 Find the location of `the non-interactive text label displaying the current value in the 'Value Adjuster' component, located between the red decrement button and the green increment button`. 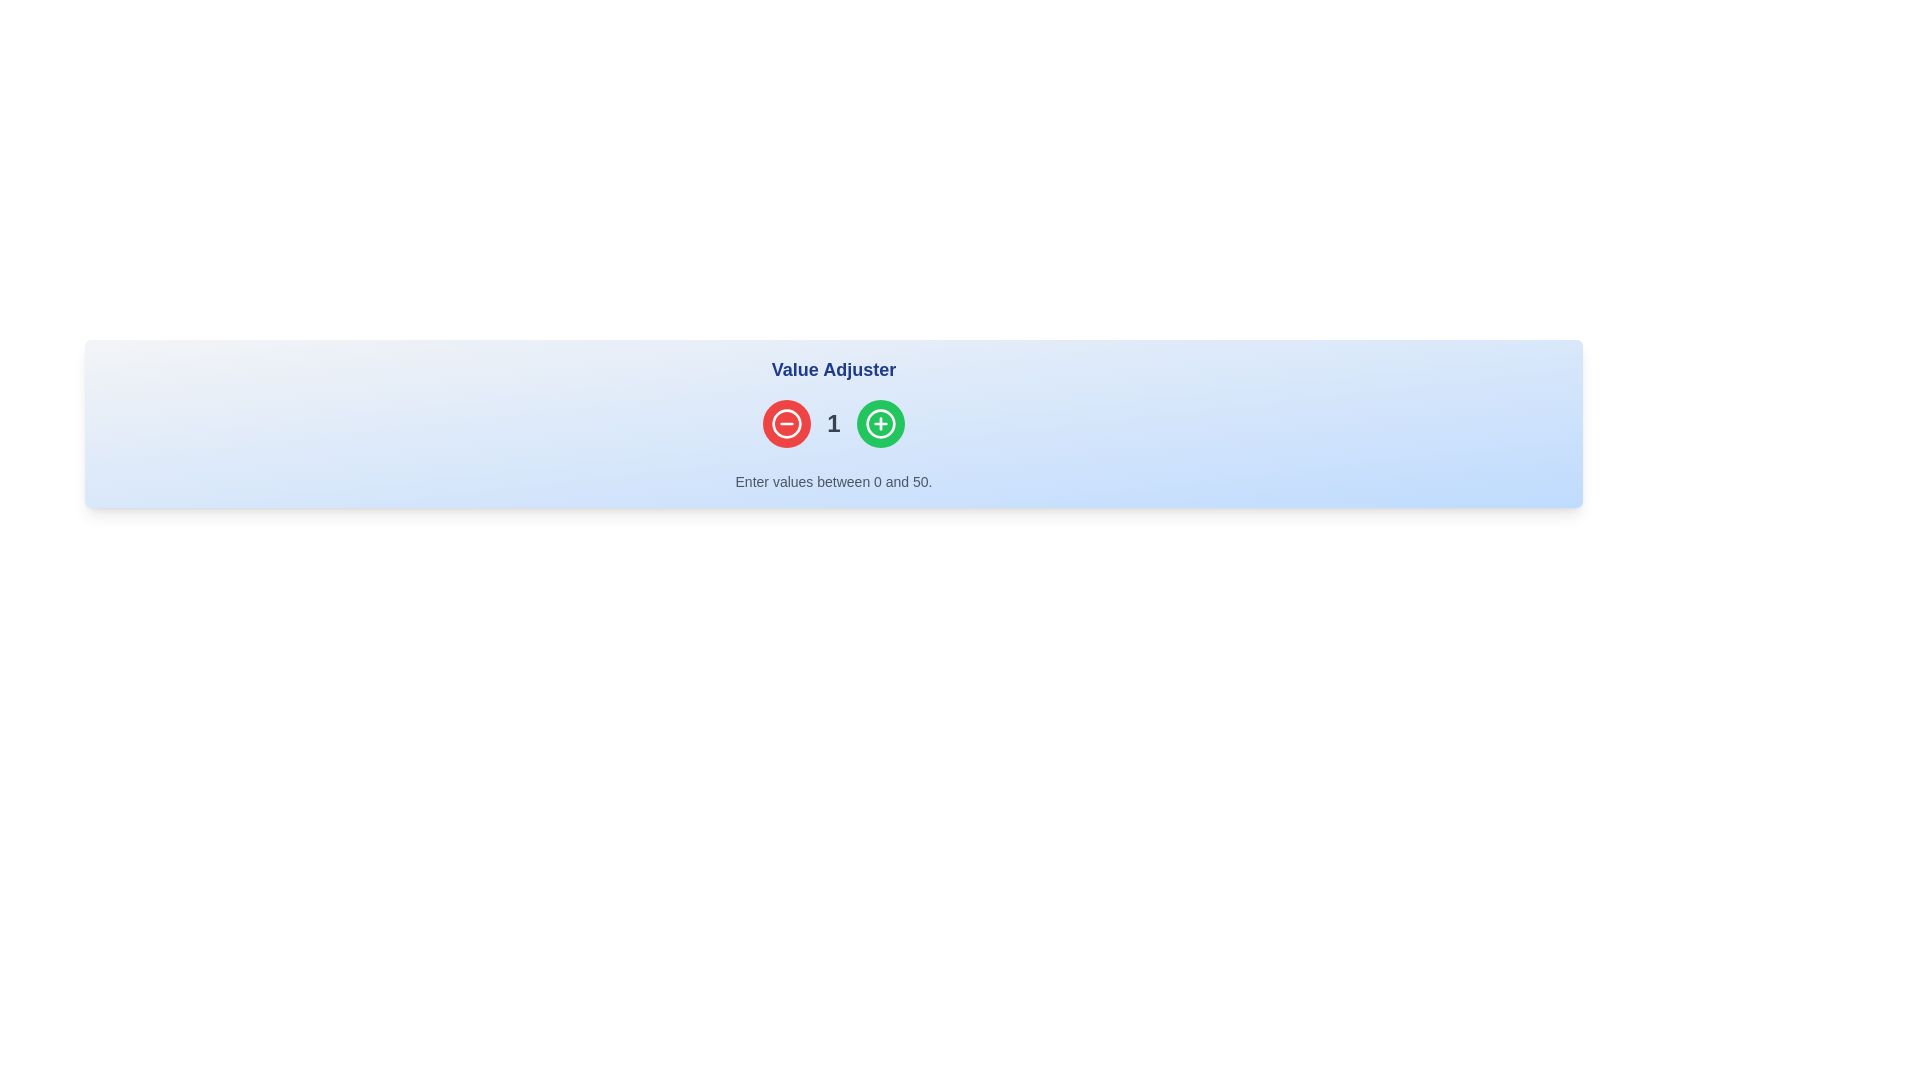

the non-interactive text label displaying the current value in the 'Value Adjuster' component, located between the red decrement button and the green increment button is located at coordinates (834, 423).